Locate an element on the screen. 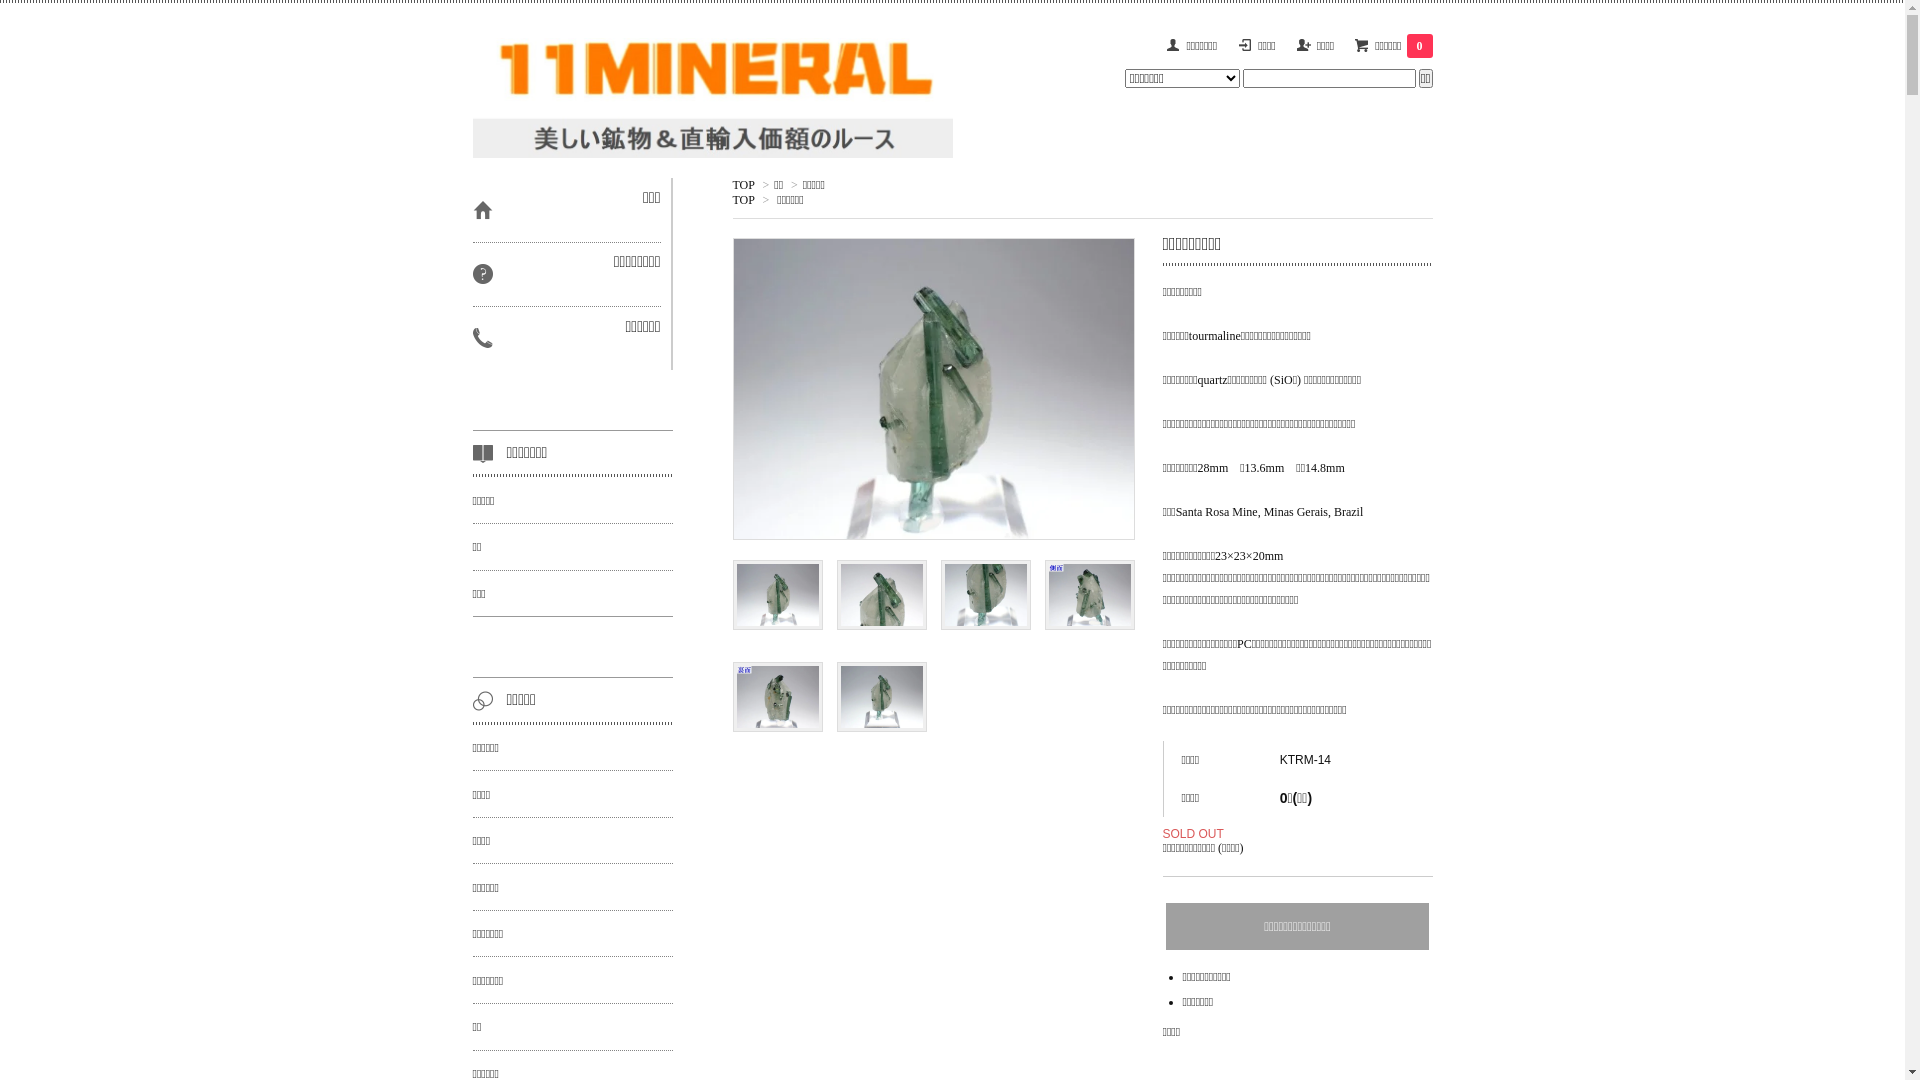 This screenshot has height=1080, width=1920. 'TOP' is located at coordinates (730, 200).